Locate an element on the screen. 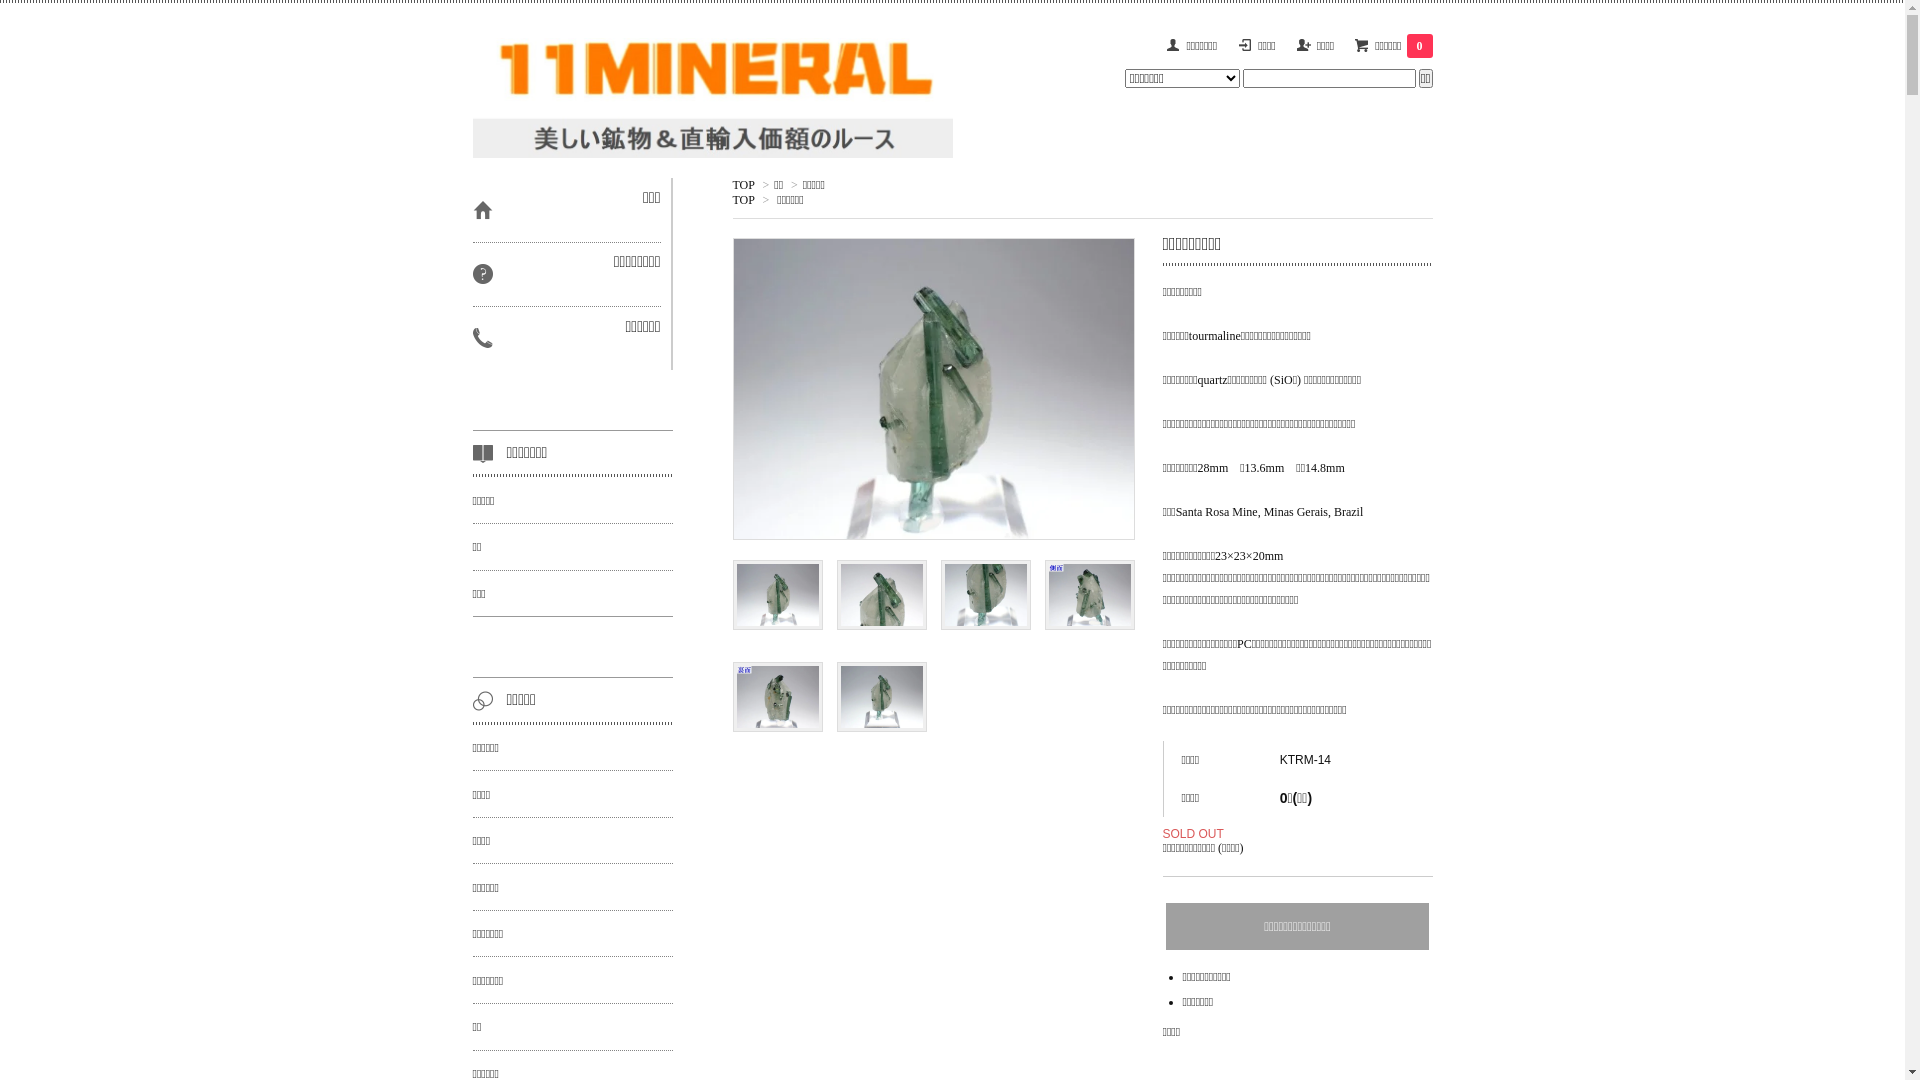 This screenshot has height=1080, width=1920. 'TOP' is located at coordinates (730, 200).